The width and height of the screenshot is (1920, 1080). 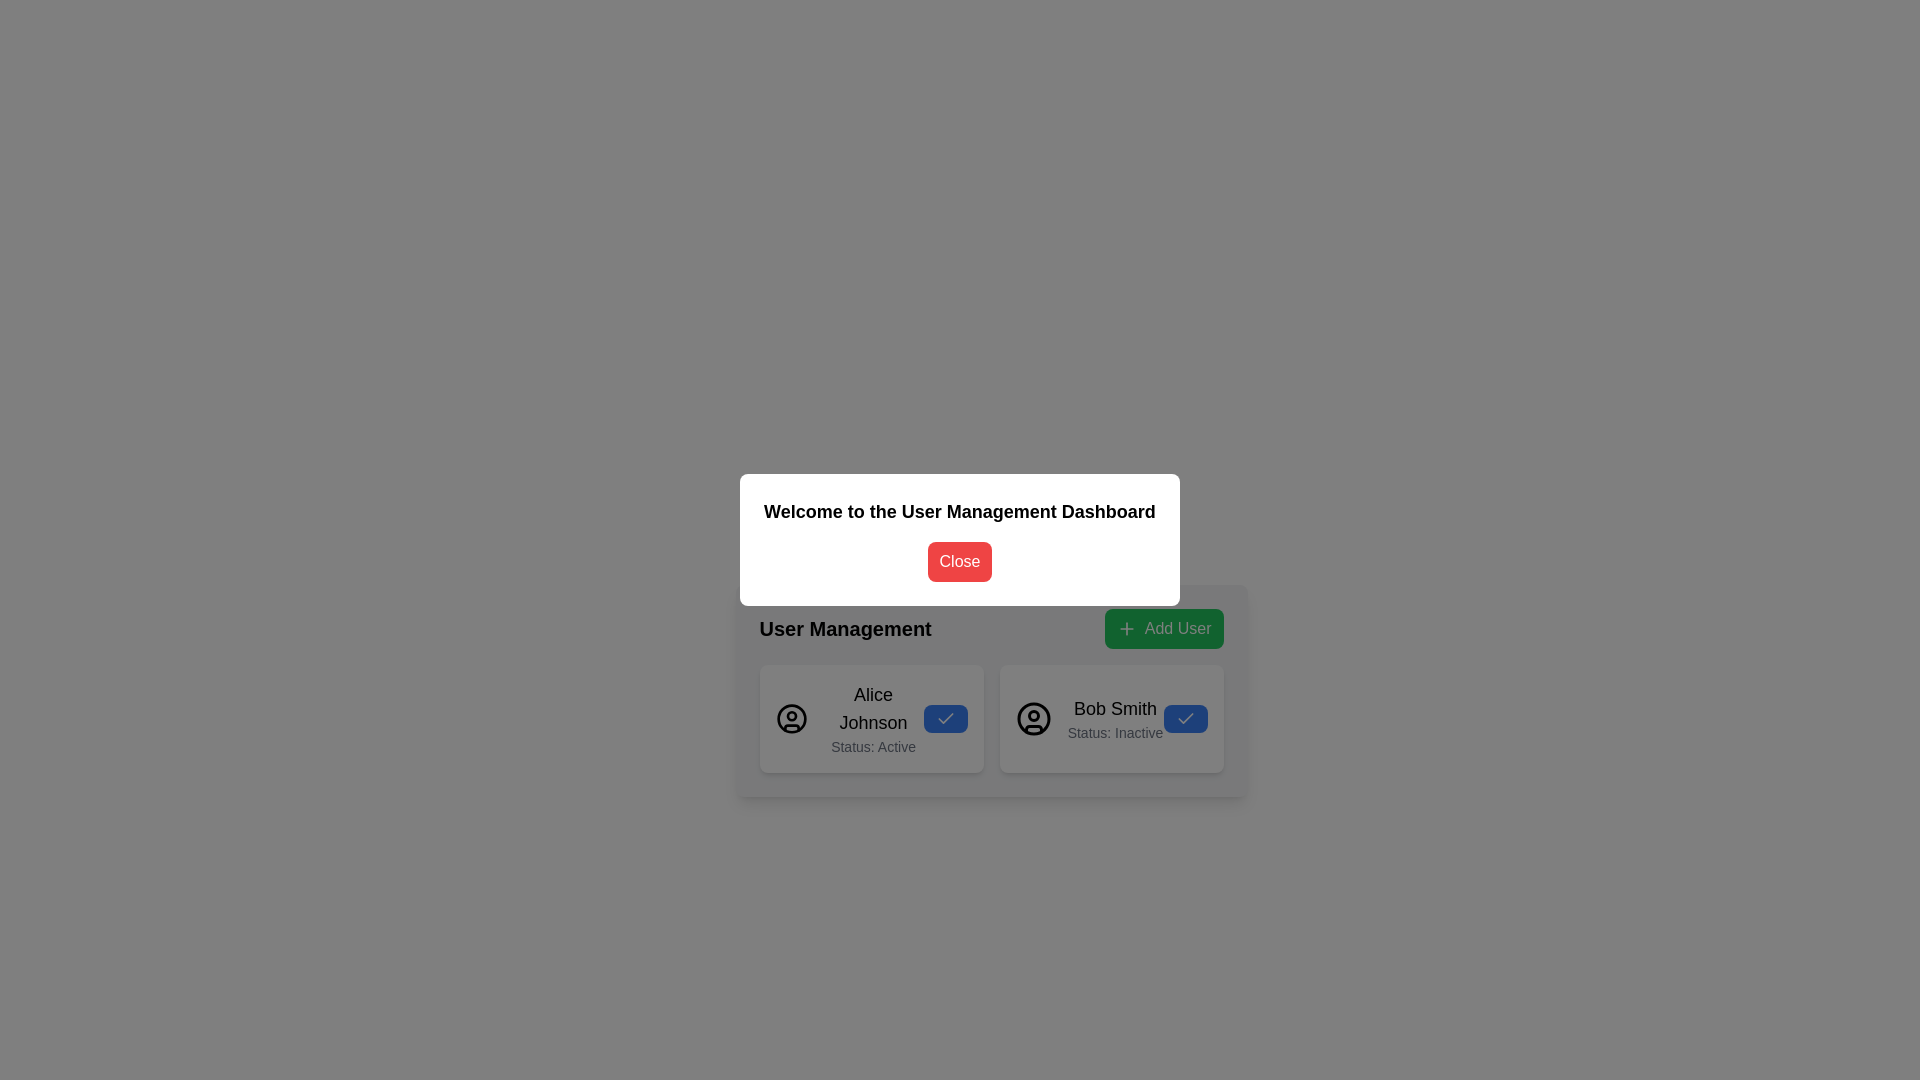 What do you see at coordinates (944, 717) in the screenshot?
I see `blue checkmark icon indicating active status for user 'Alice Johnson', located at the bottom-right of the user card` at bounding box center [944, 717].